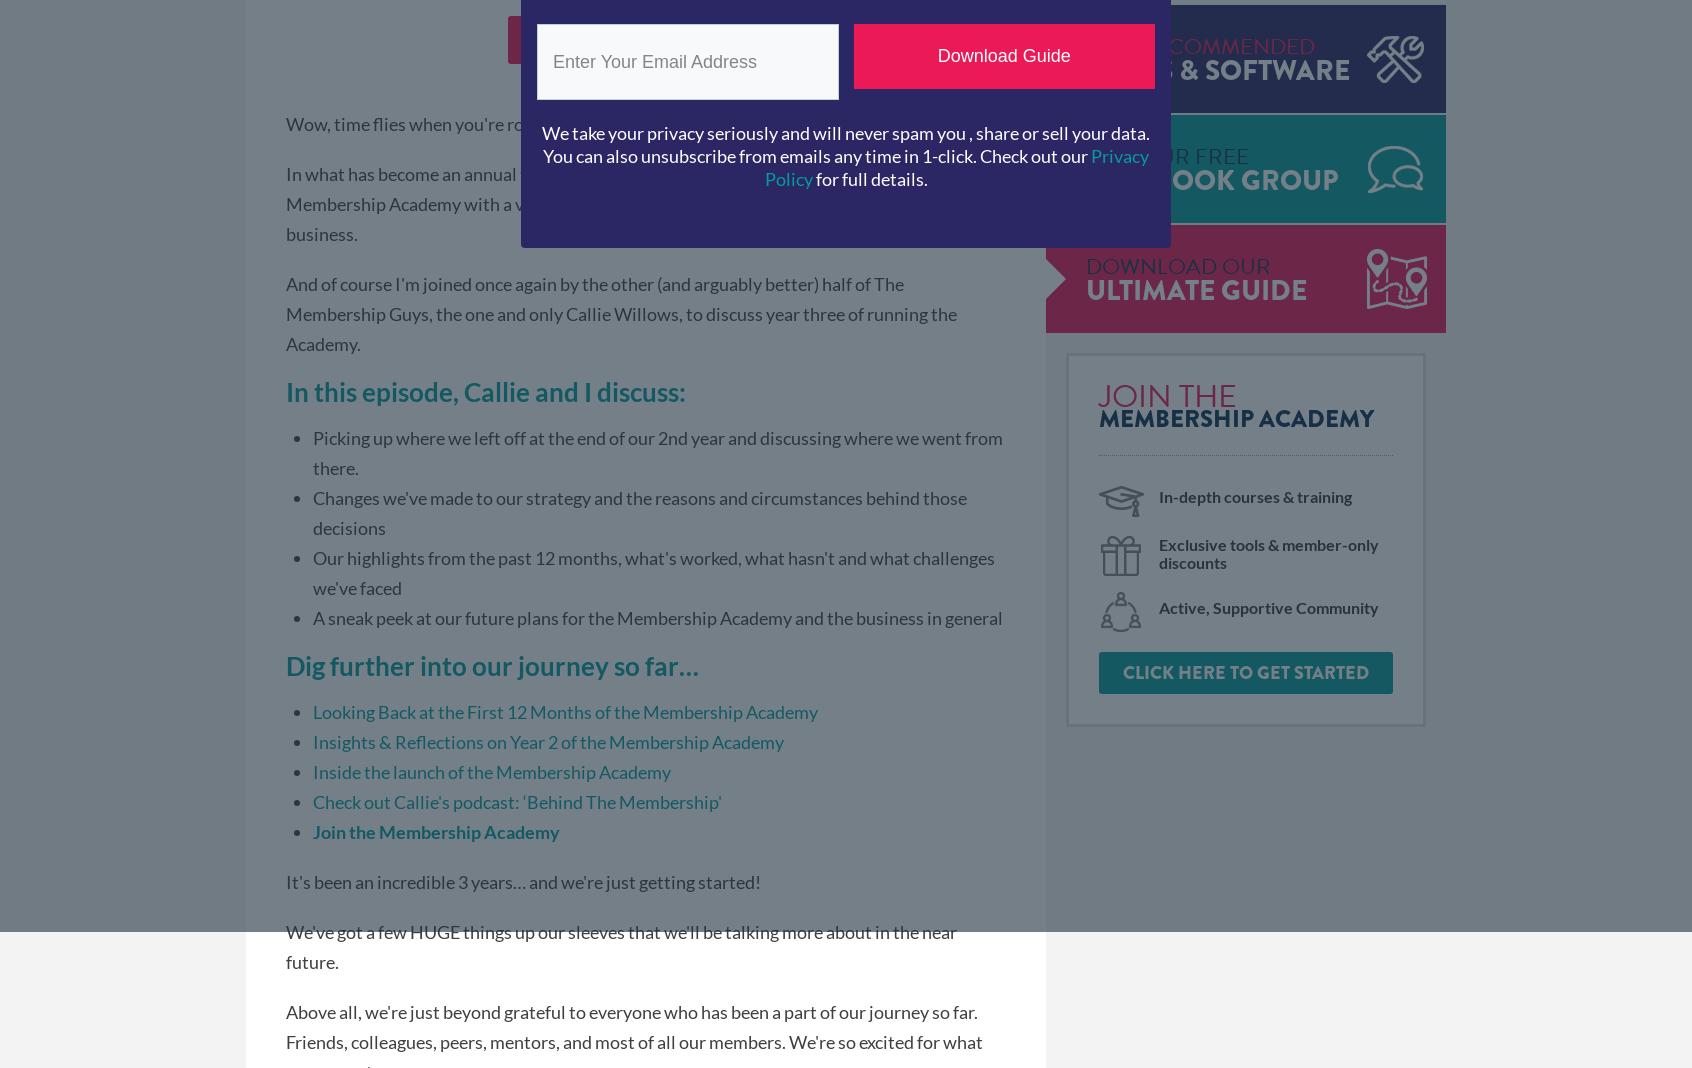 The height and width of the screenshot is (1068, 1692). What do you see at coordinates (658, 615) in the screenshot?
I see `'A sneak peek at our future plans for the Membership Academy and the business in general'` at bounding box center [658, 615].